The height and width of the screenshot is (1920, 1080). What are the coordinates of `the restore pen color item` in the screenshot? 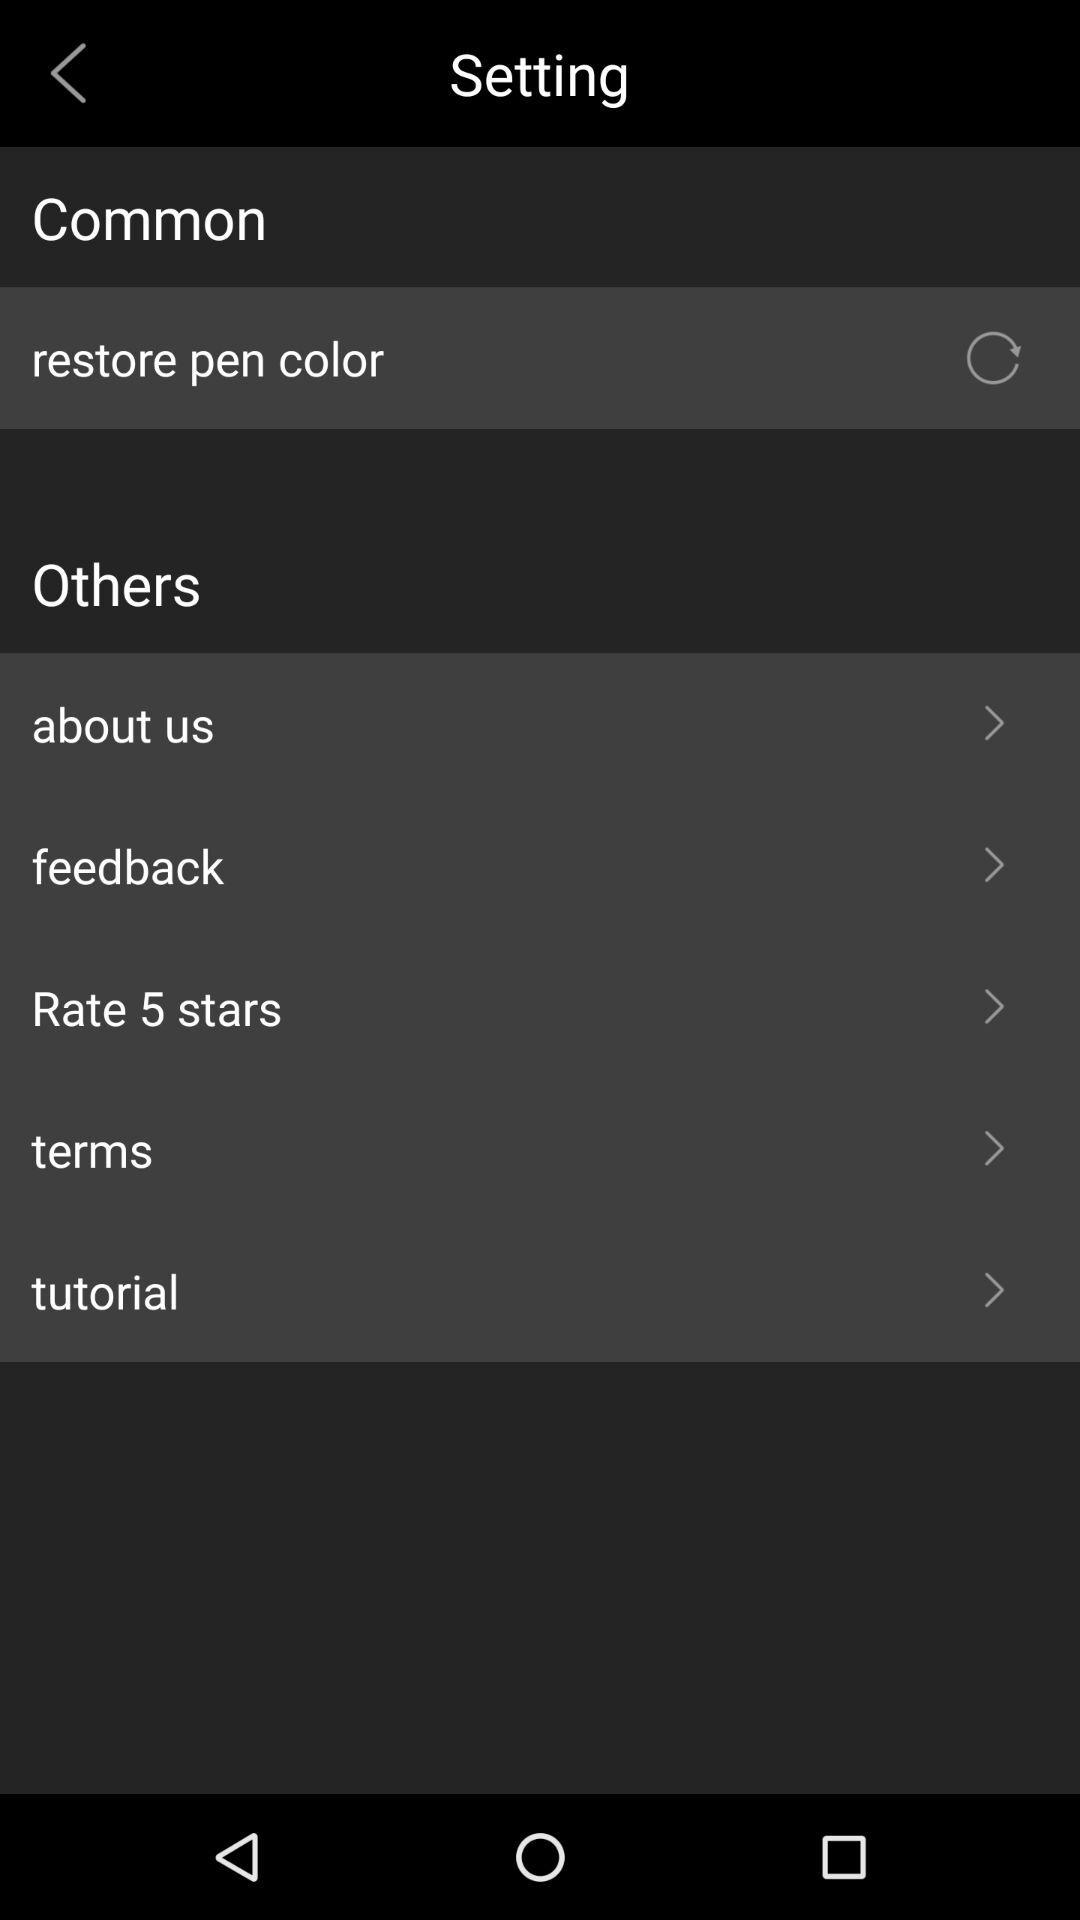 It's located at (540, 358).